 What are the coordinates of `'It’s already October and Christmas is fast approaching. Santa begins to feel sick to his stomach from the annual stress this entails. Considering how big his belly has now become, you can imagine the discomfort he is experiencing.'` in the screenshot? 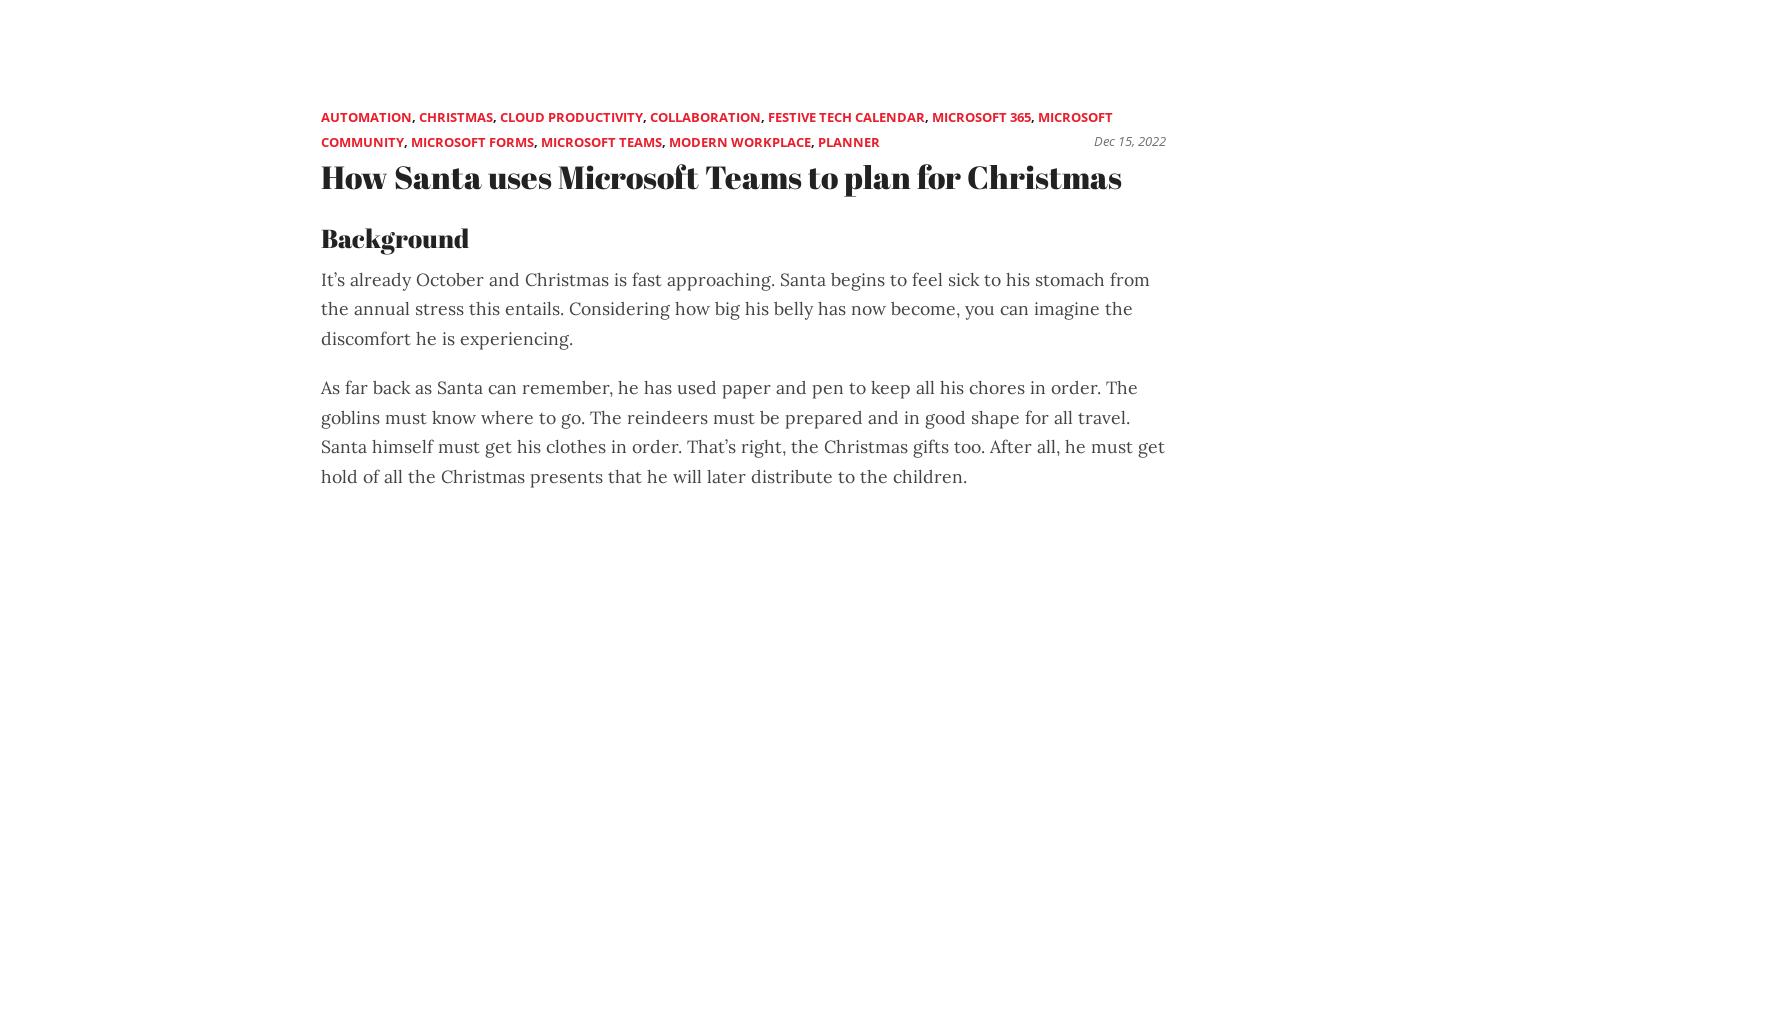 It's located at (735, 307).